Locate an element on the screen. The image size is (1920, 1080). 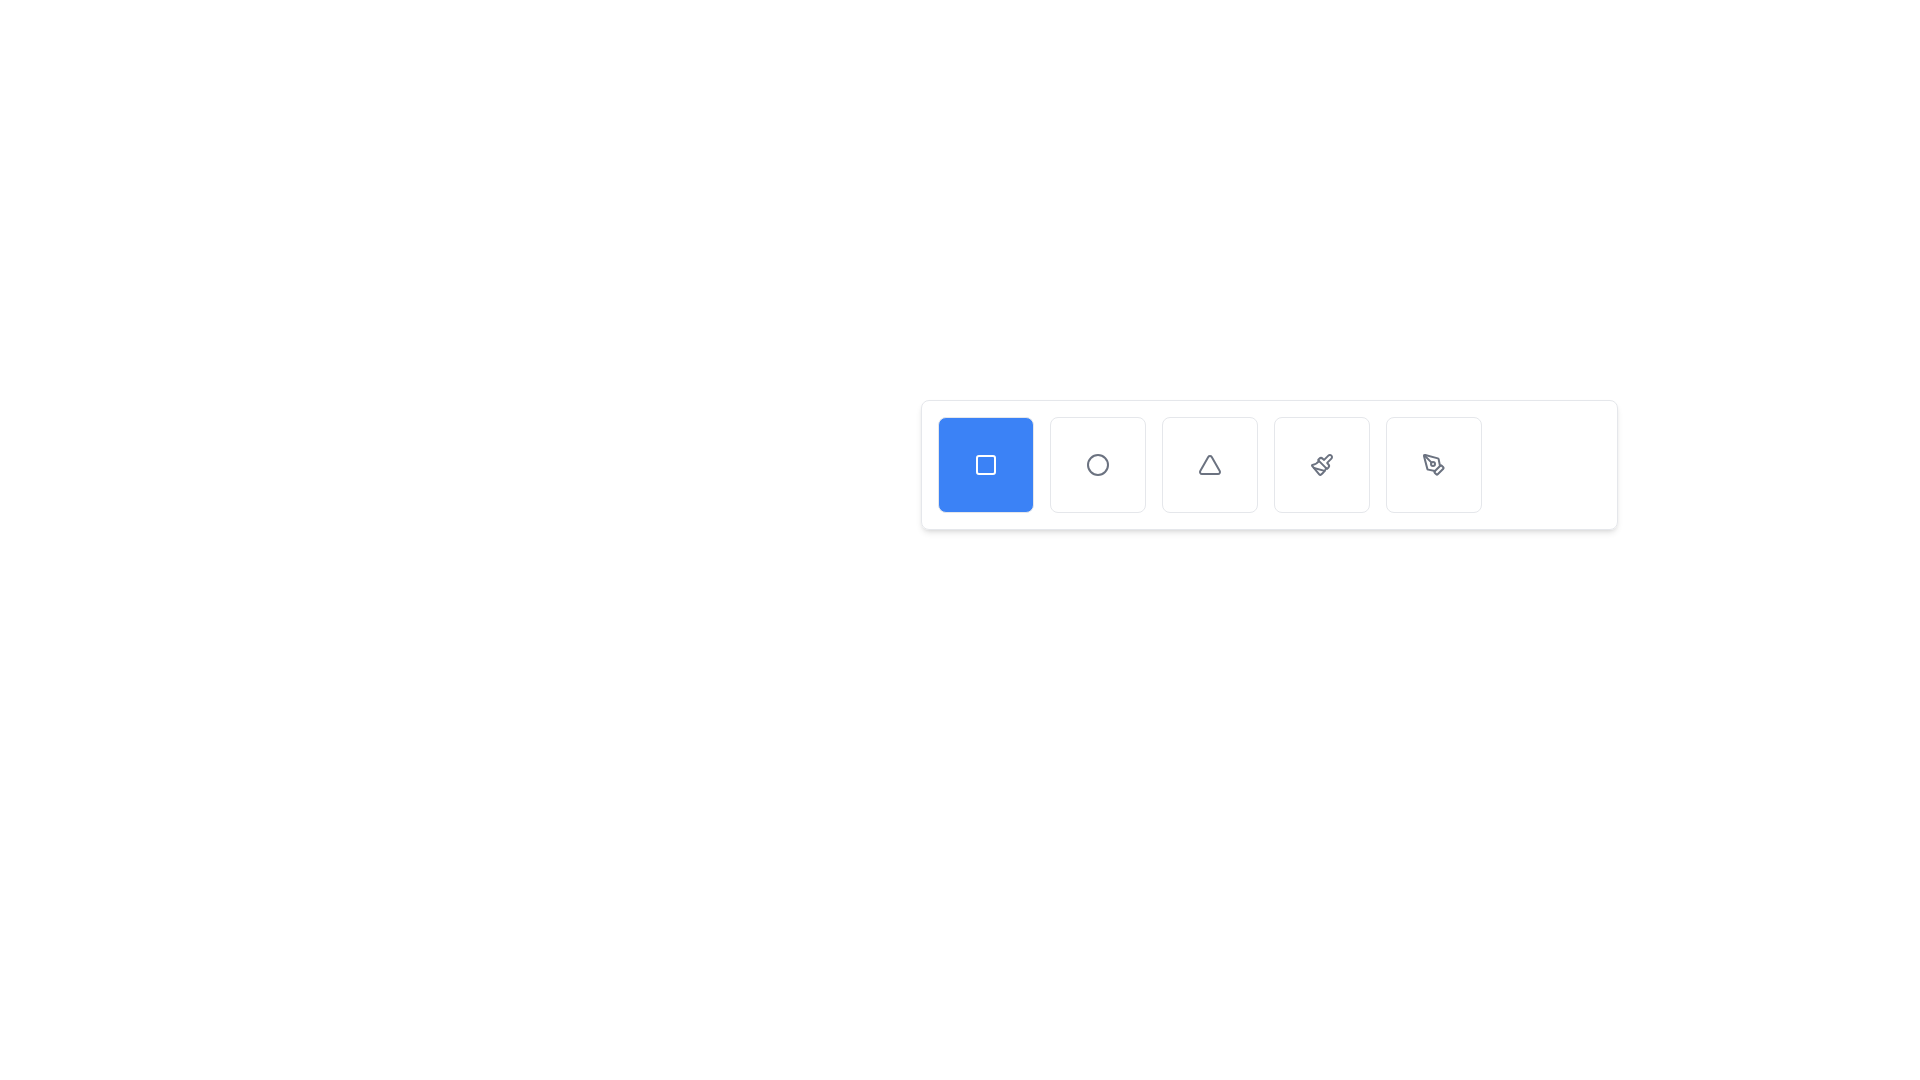
the central square icon embedded within the first button of a horizontally aligned group of buttons, which is styled as a blue square, to initiate further operations is located at coordinates (985, 465).